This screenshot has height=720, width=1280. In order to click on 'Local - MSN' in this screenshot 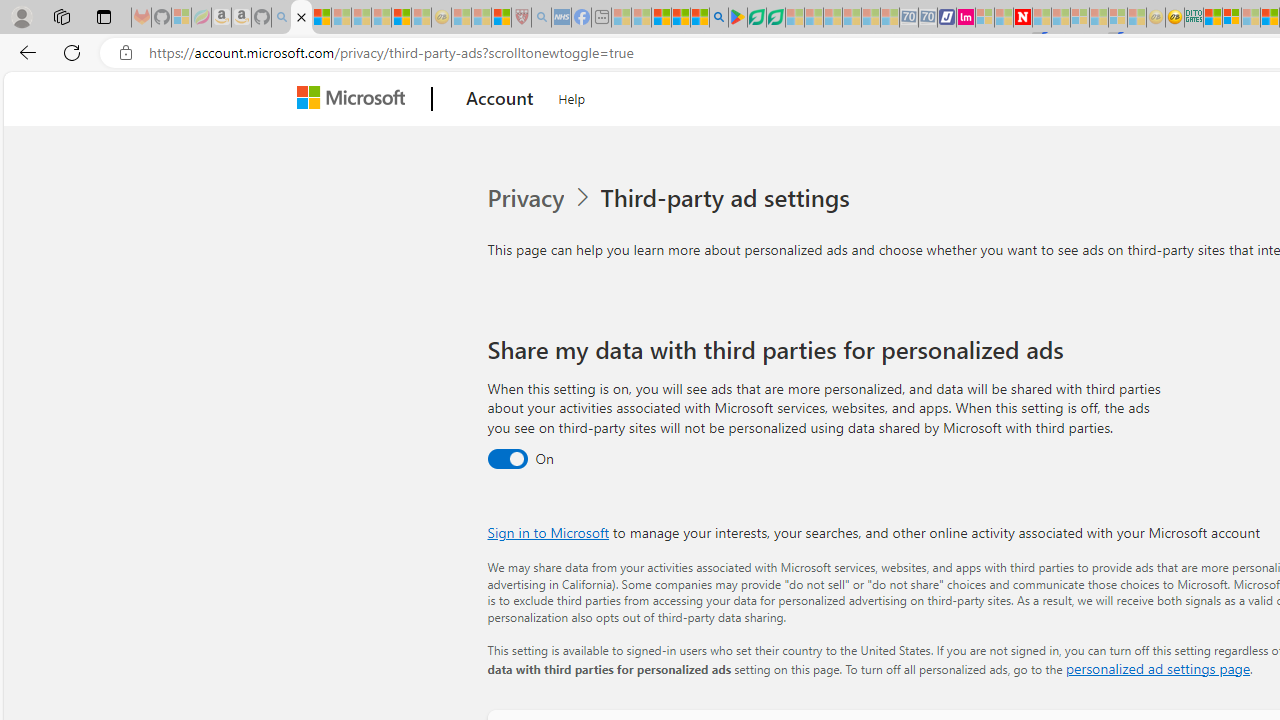, I will do `click(501, 17)`.